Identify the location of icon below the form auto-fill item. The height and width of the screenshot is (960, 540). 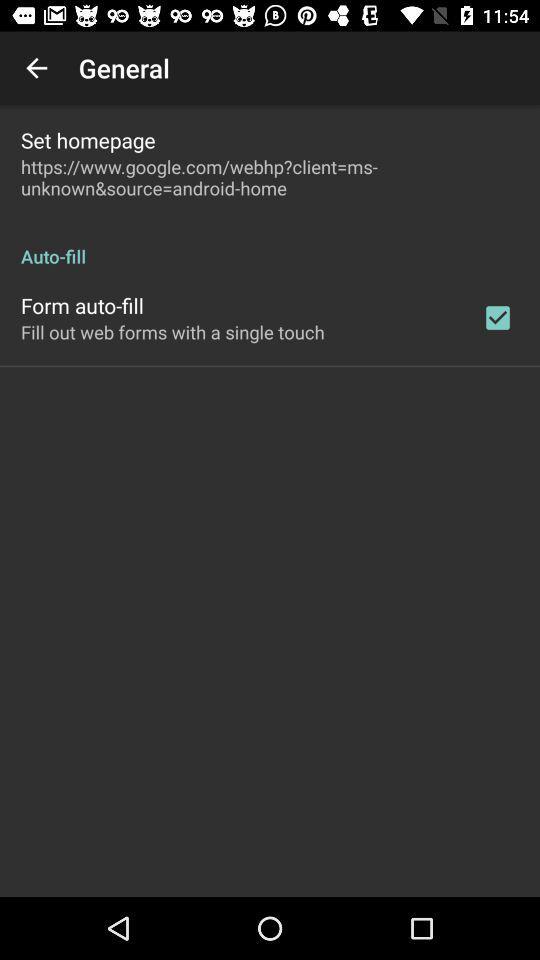
(172, 332).